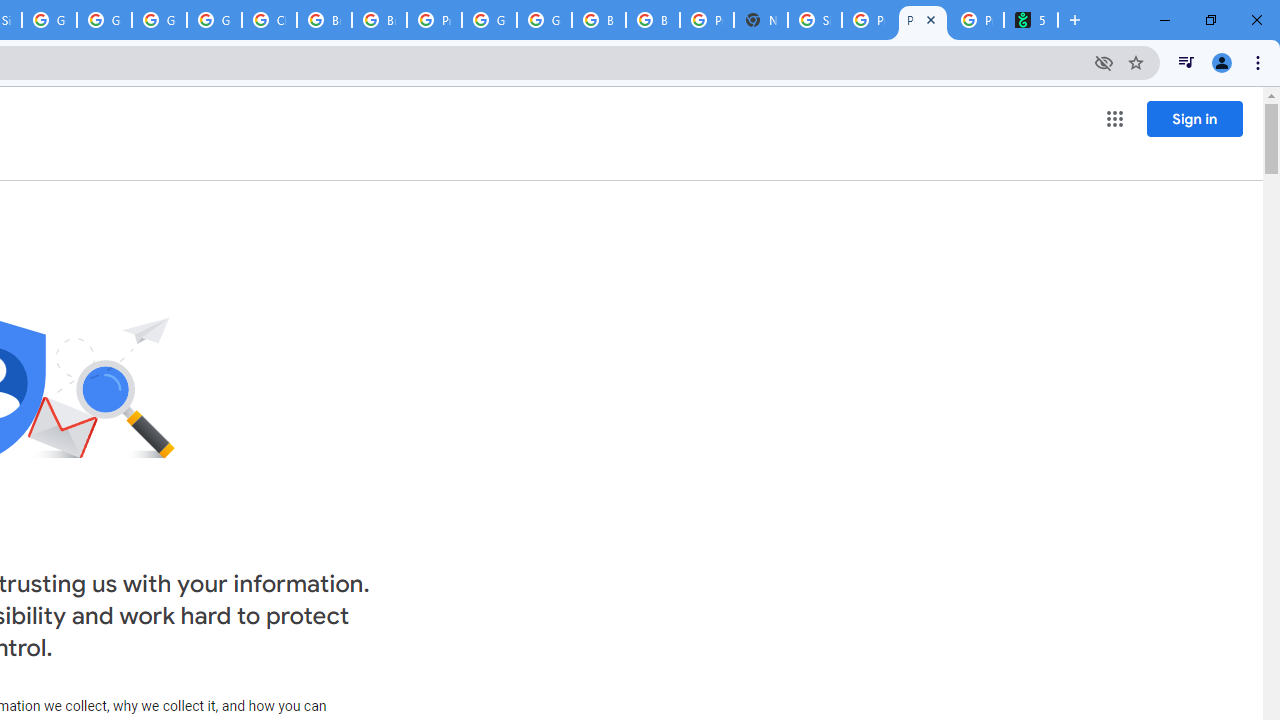 This screenshot has height=720, width=1280. Describe the element at coordinates (489, 20) in the screenshot. I see `'Google Cloud Platform'` at that location.